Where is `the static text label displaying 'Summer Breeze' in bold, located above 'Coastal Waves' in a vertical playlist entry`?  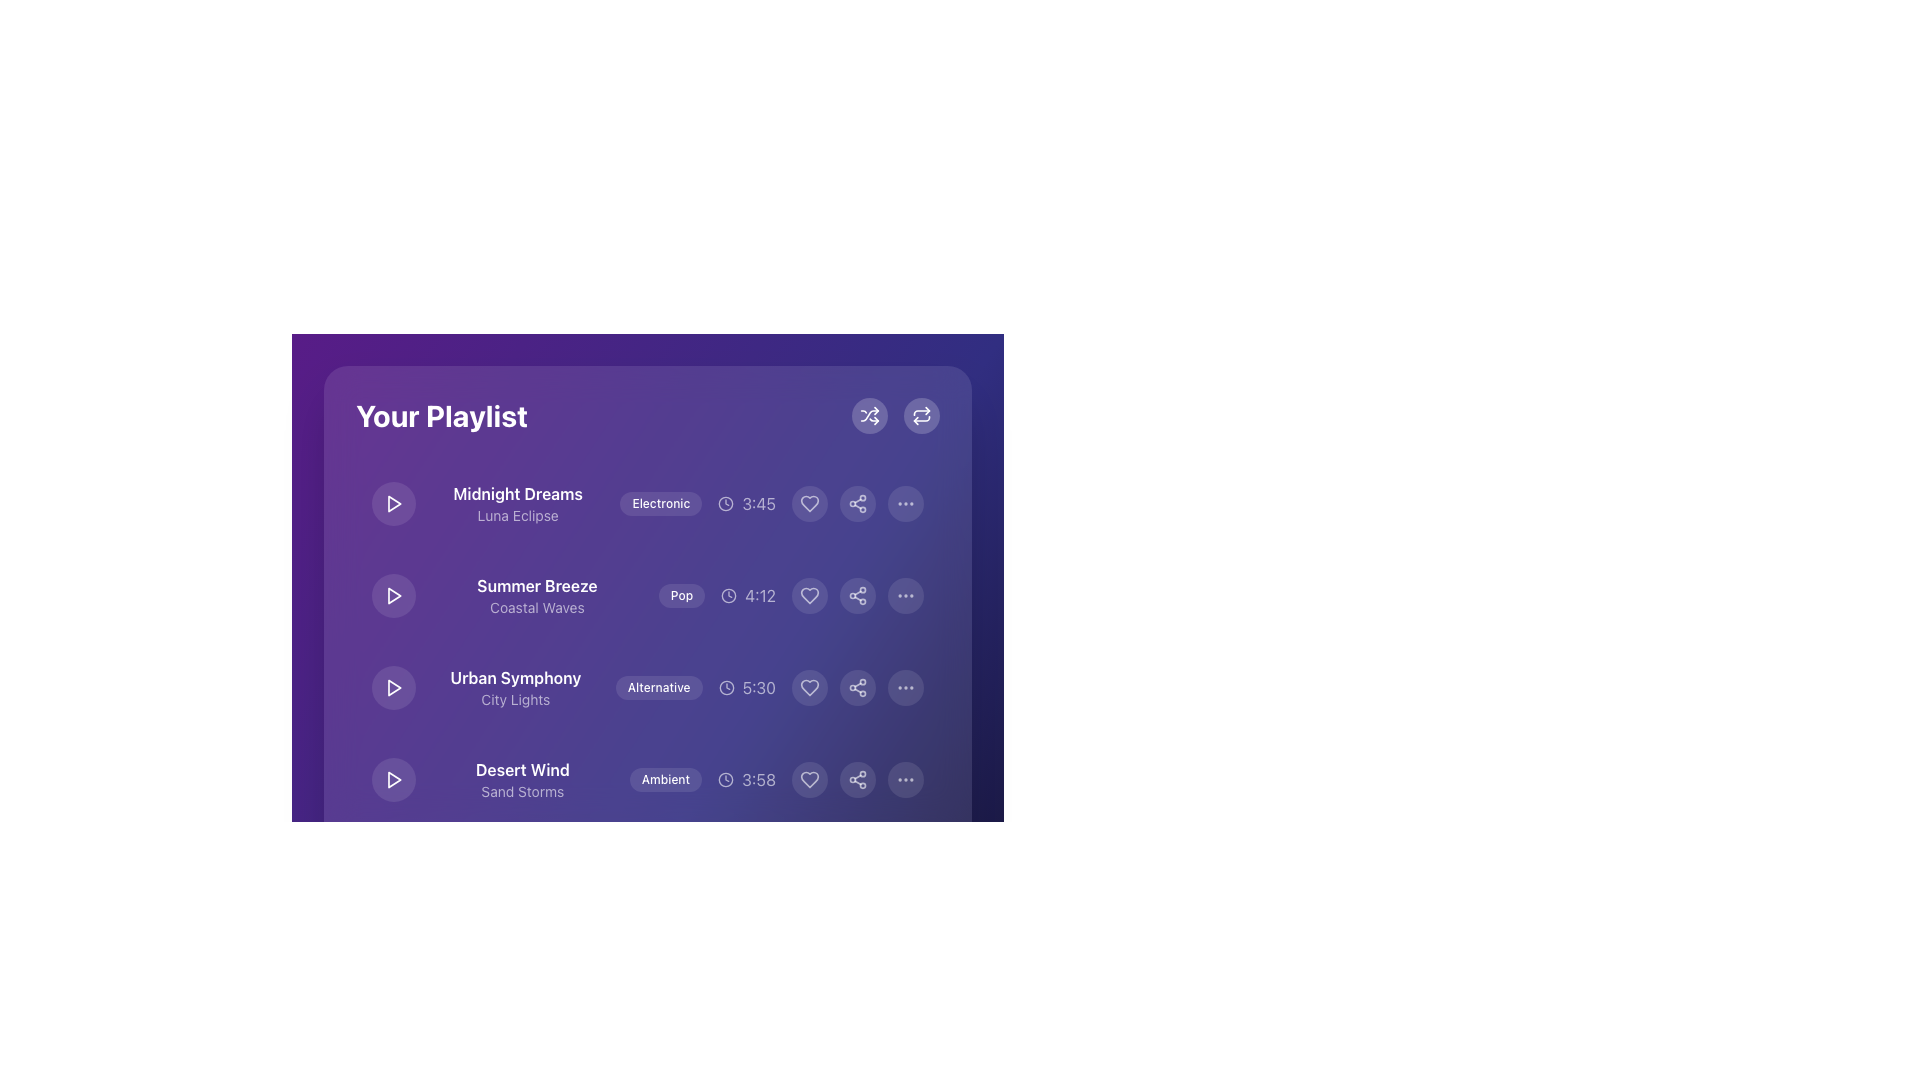
the static text label displaying 'Summer Breeze' in bold, located above 'Coastal Waves' in a vertical playlist entry is located at coordinates (537, 585).